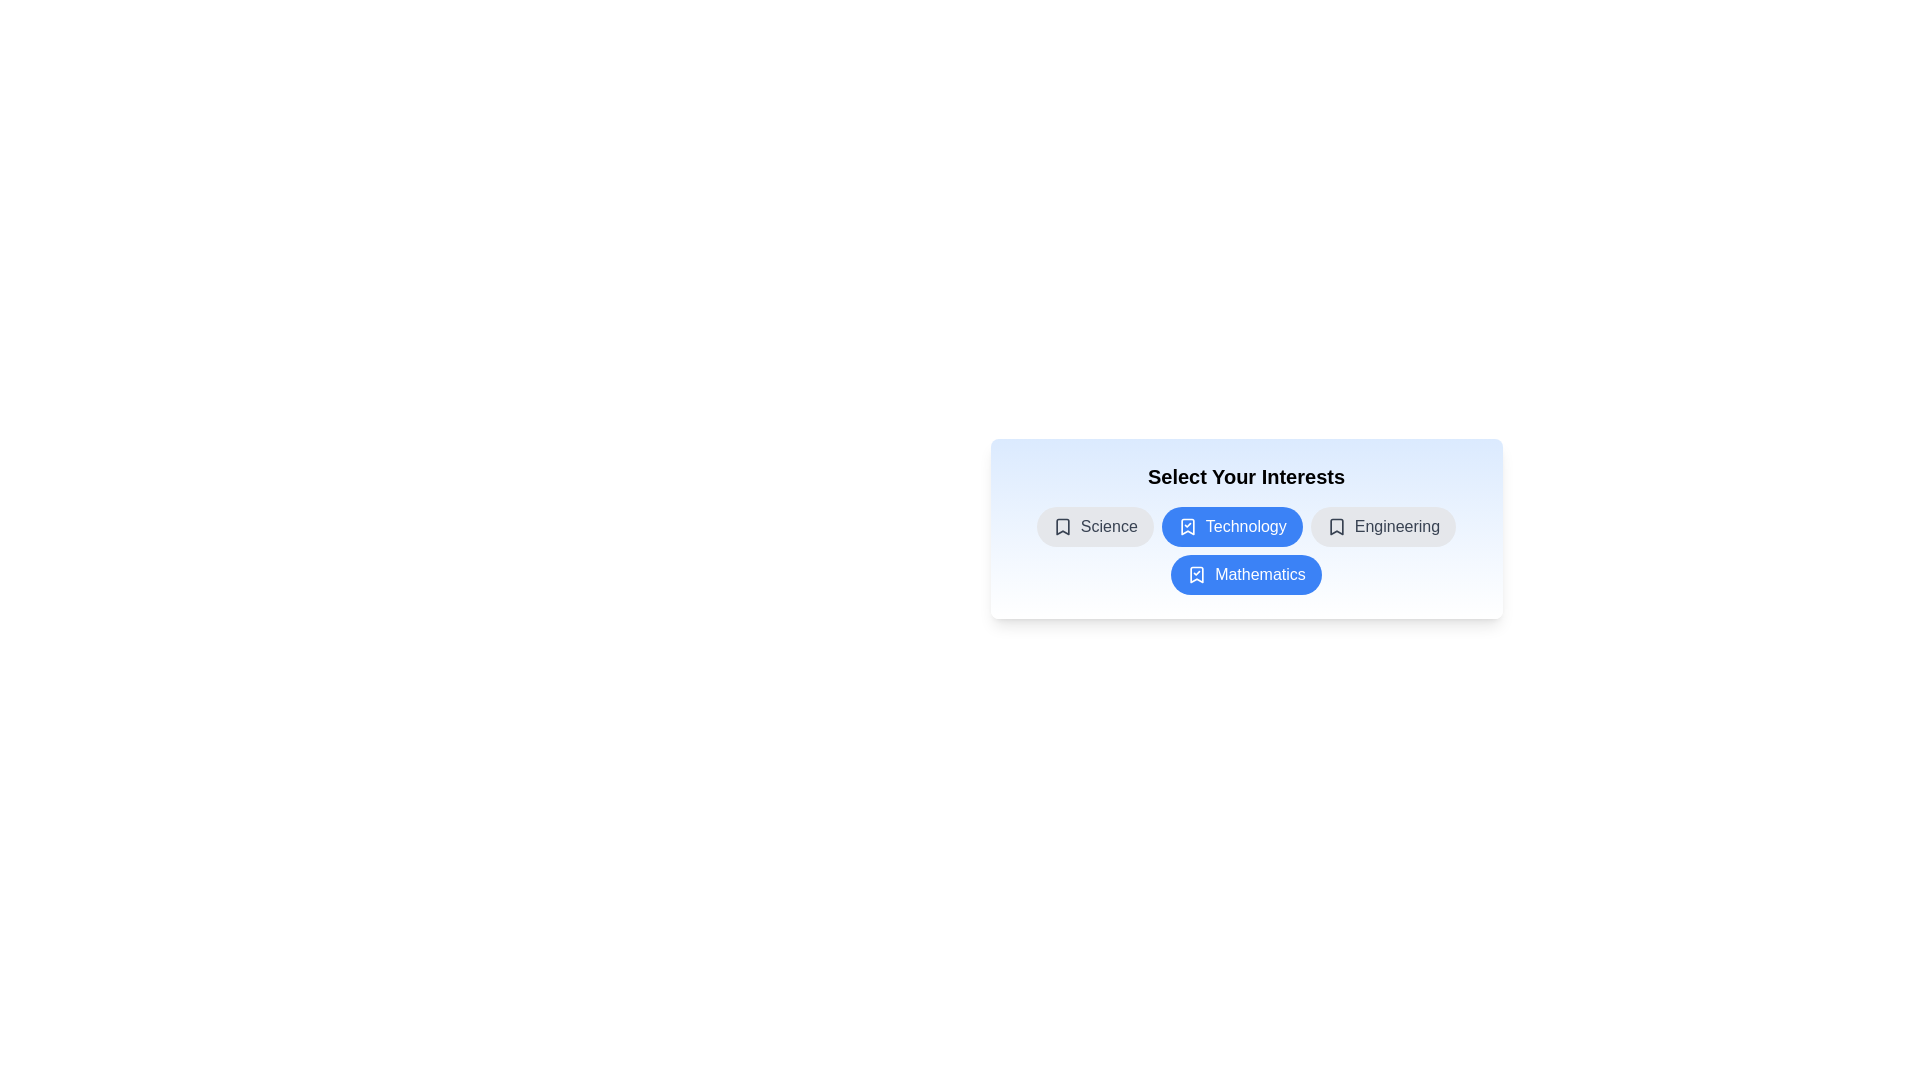 The width and height of the screenshot is (1920, 1080). I want to click on the chip labeled Engineering, so click(1381, 526).